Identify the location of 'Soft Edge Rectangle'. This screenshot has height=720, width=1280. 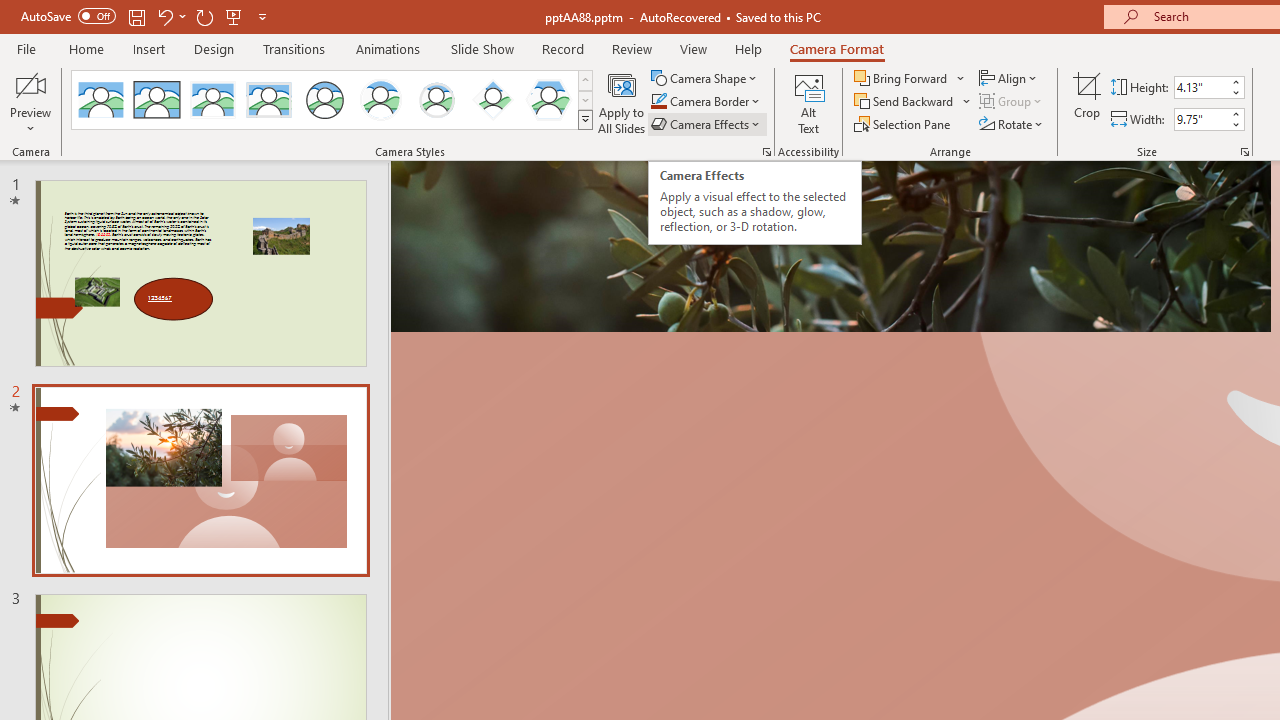
(267, 100).